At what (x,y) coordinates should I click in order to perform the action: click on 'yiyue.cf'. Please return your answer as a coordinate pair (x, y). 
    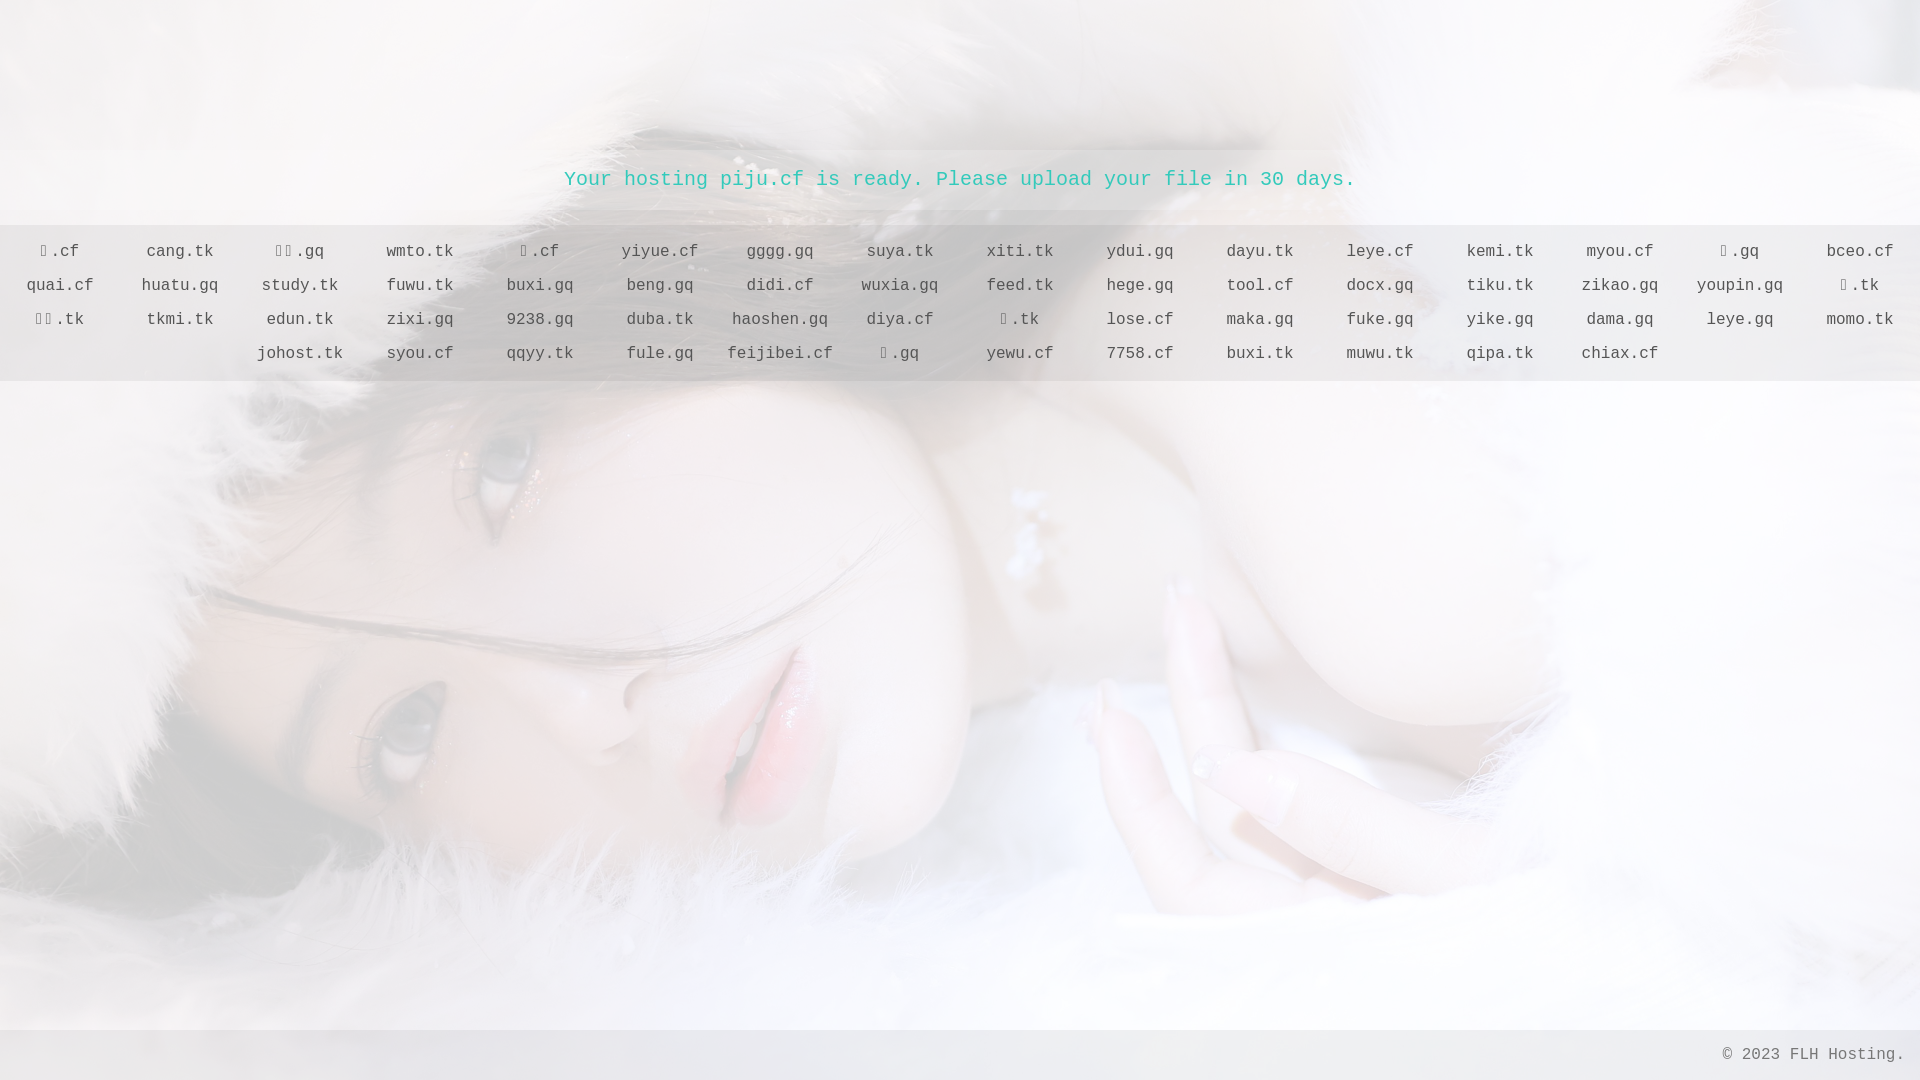
    Looking at the image, I should click on (660, 250).